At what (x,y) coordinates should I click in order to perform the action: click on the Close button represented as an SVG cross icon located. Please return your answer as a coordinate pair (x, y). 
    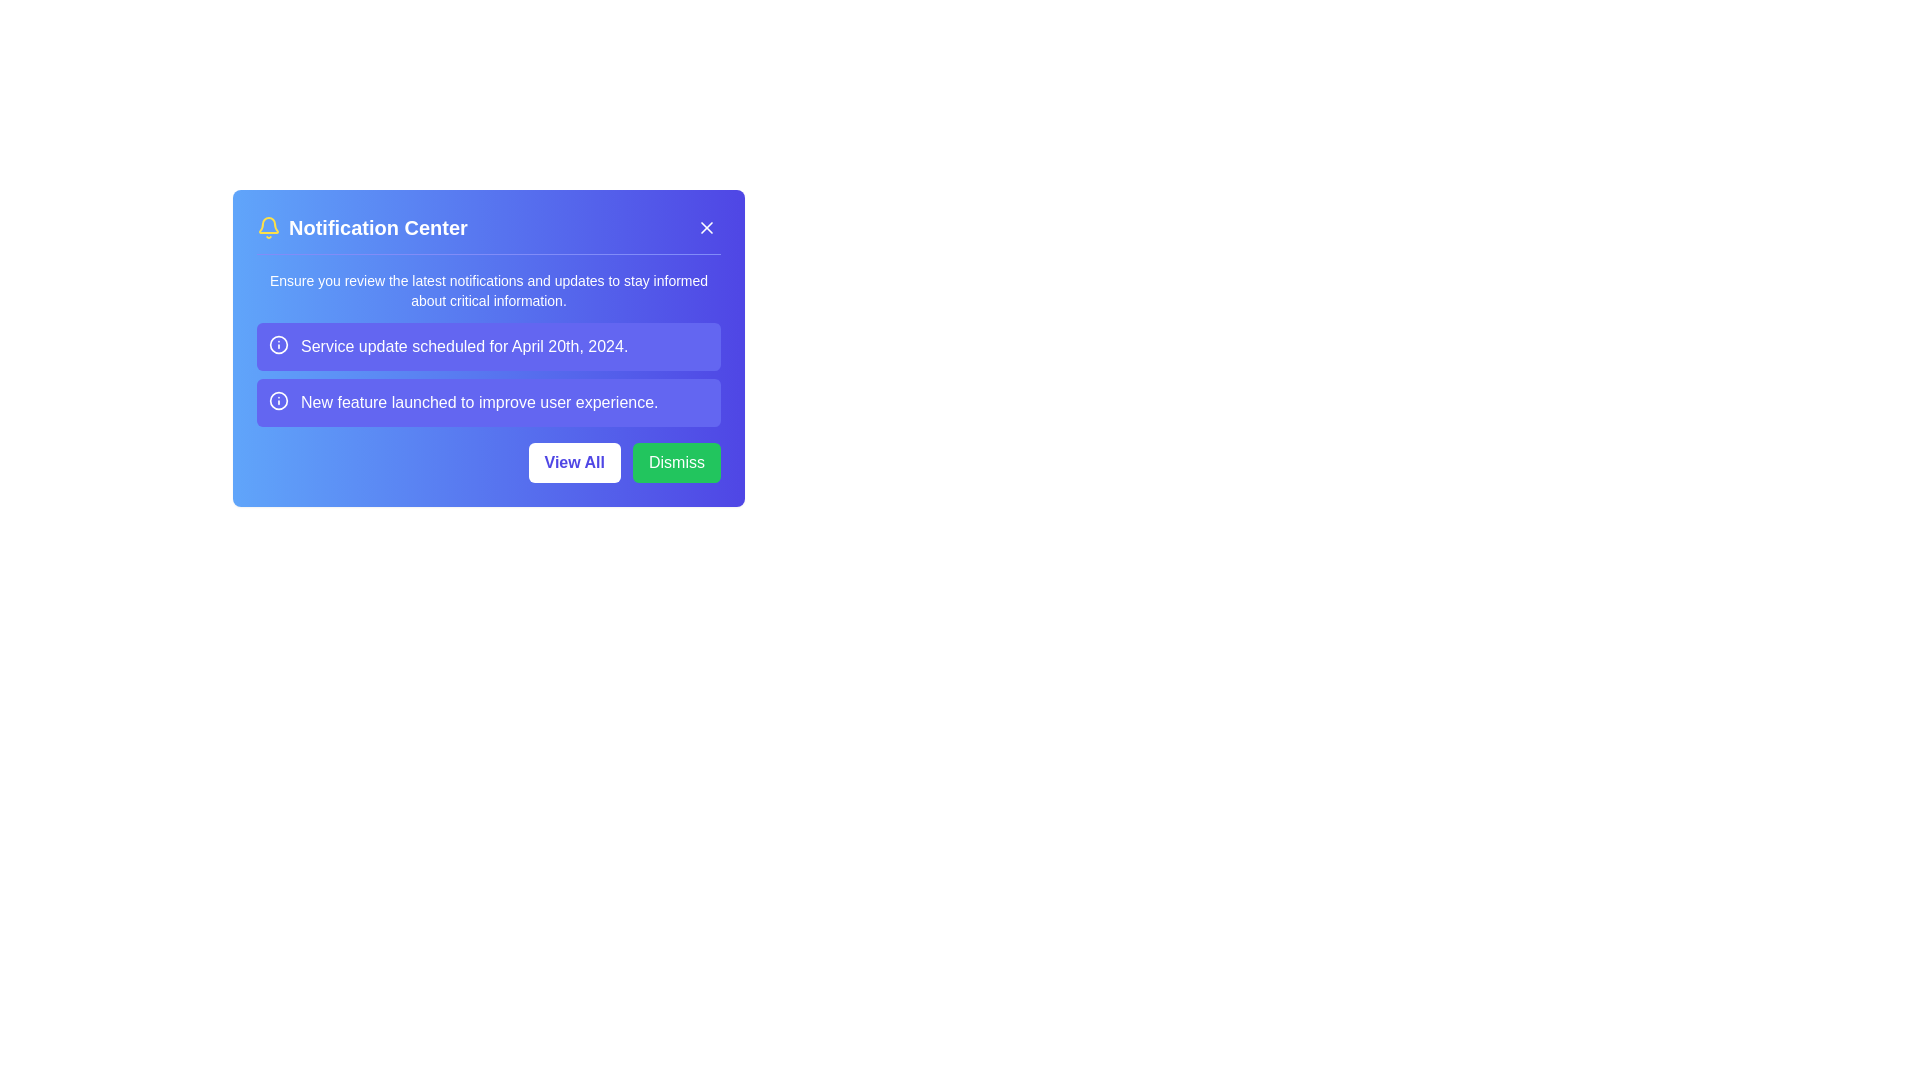
    Looking at the image, I should click on (706, 226).